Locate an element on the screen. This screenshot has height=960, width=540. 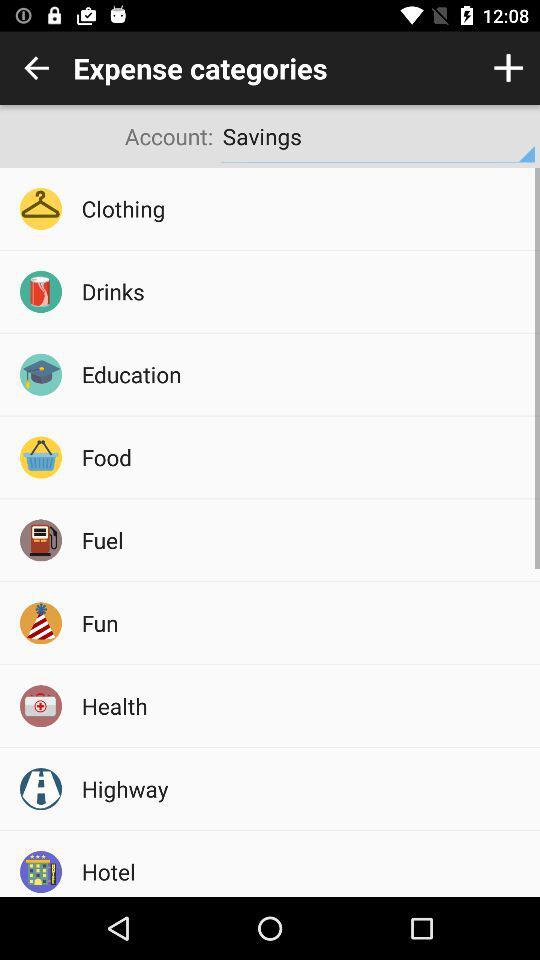
previous is located at coordinates (36, 68).